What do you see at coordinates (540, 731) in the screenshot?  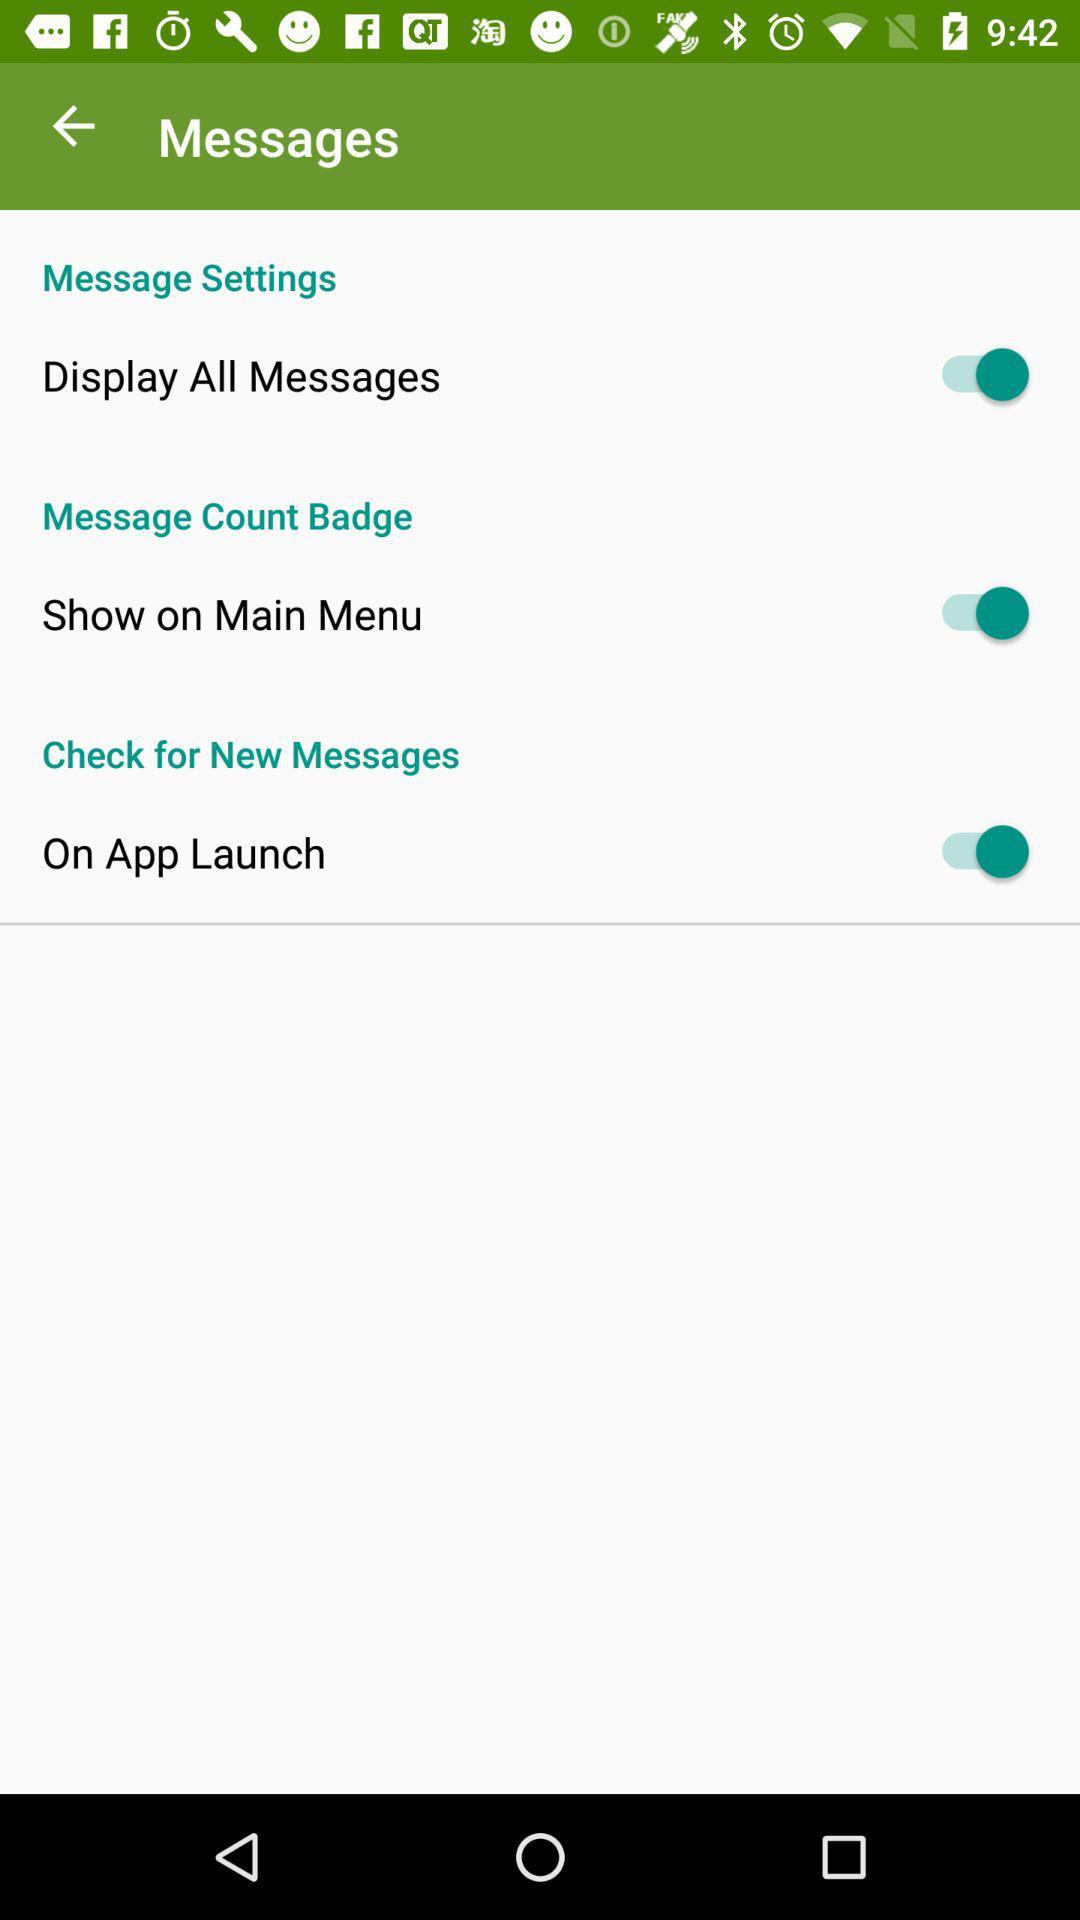 I see `the check for new at the center` at bounding box center [540, 731].